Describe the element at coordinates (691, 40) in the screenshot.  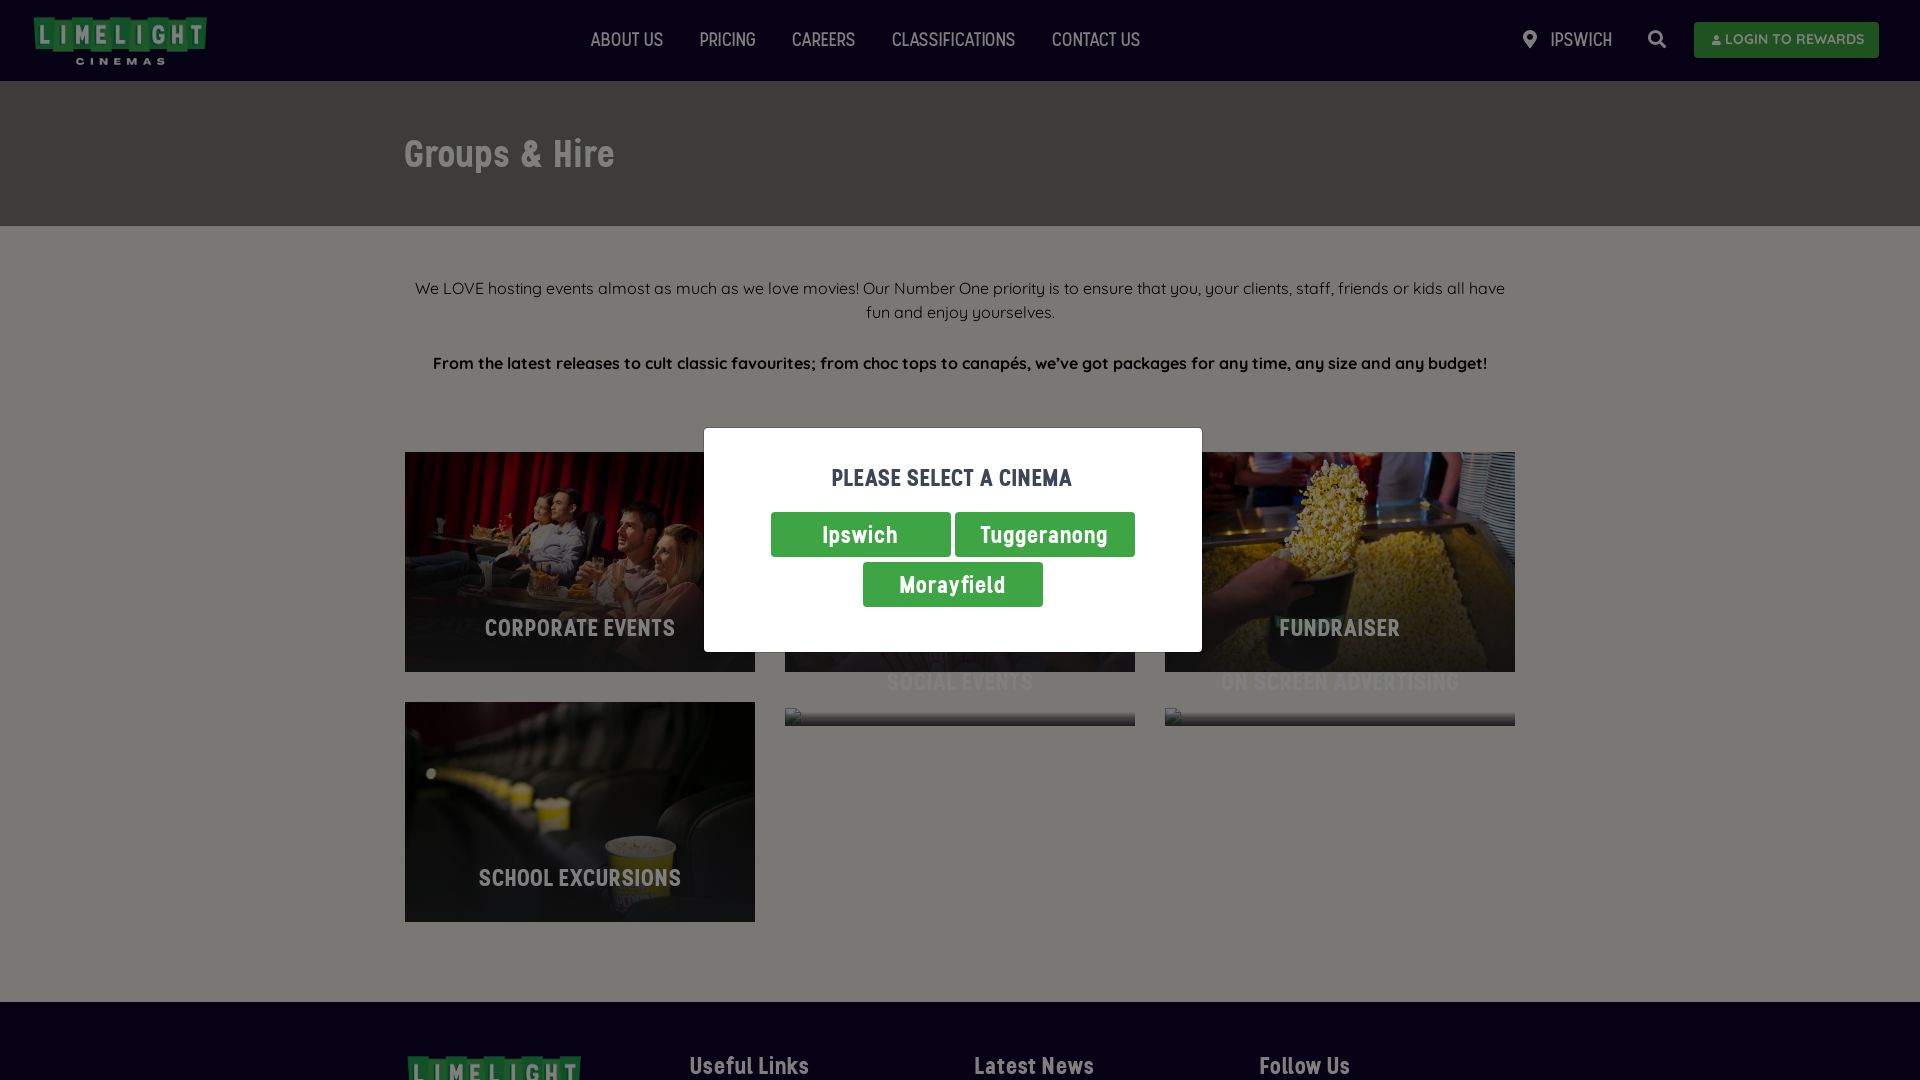
I see `'PRICING'` at that location.